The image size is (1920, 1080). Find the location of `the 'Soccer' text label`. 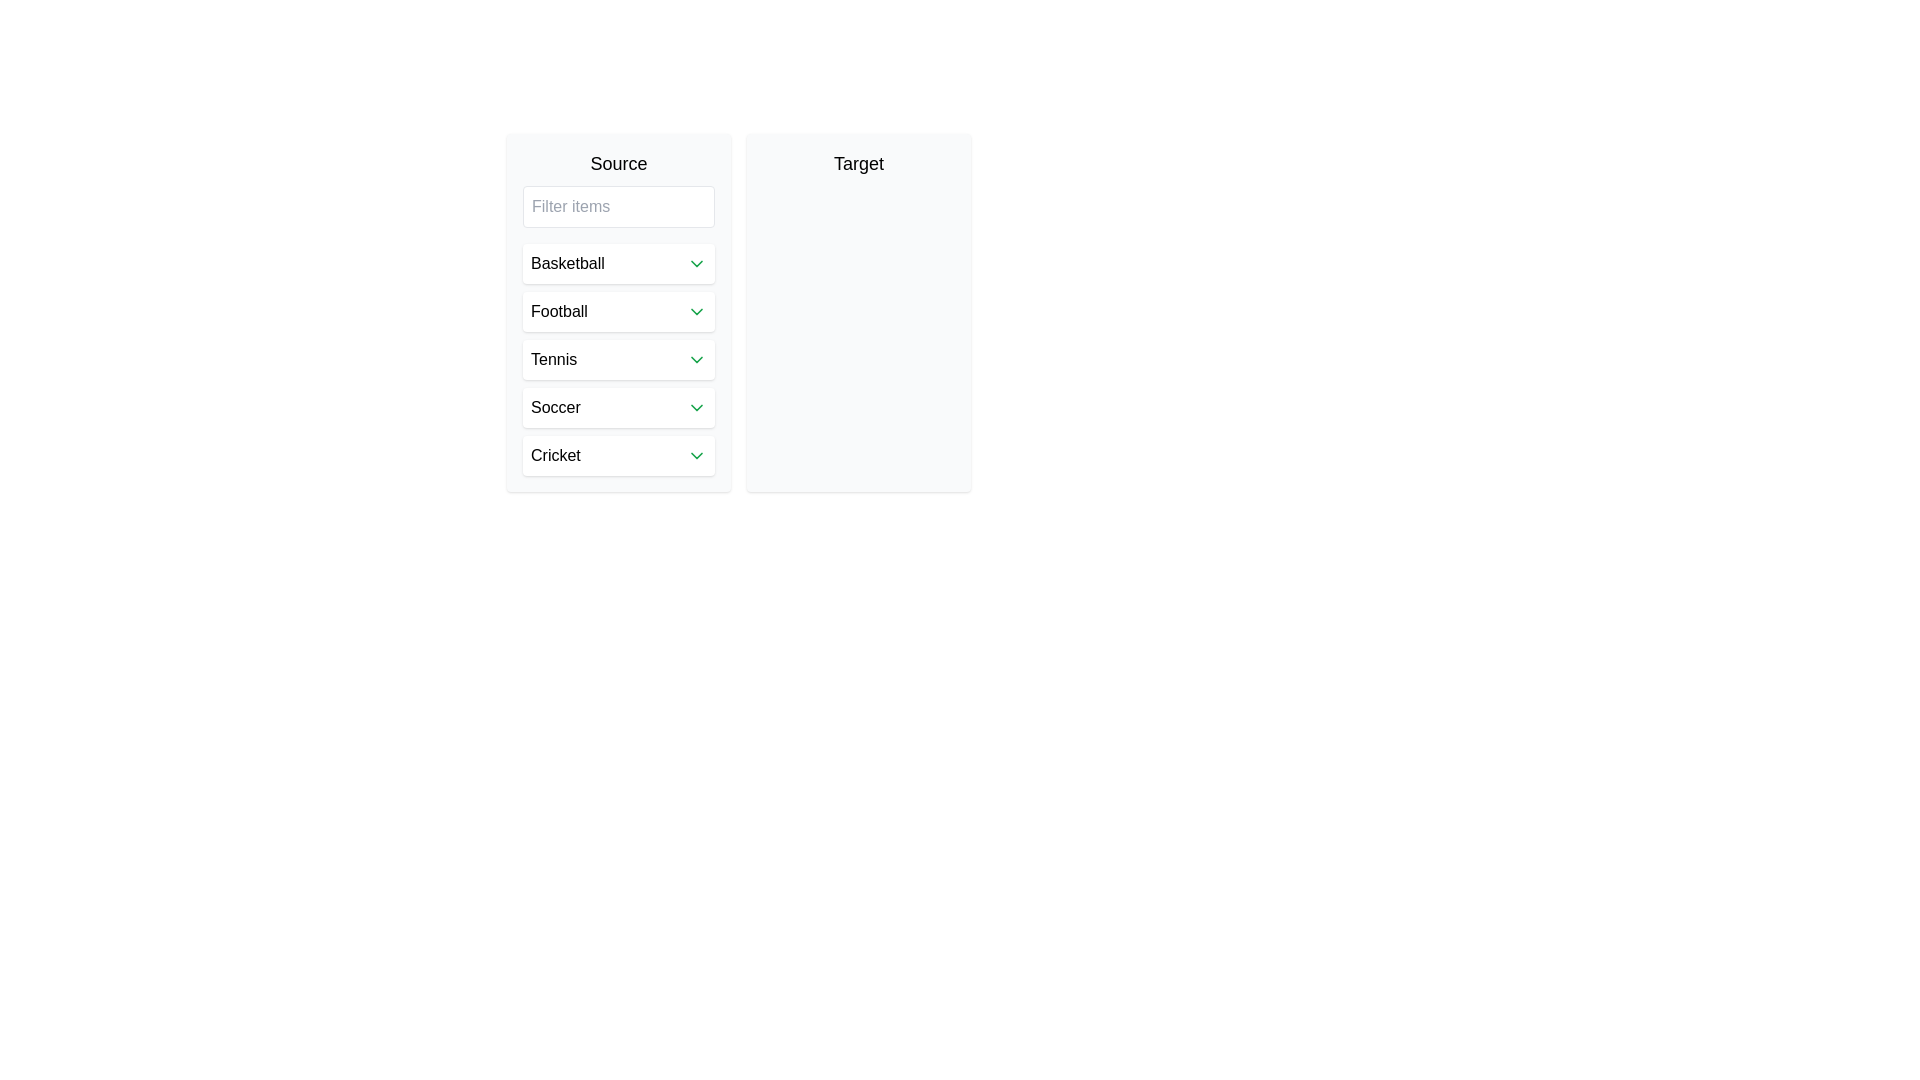

the 'Soccer' text label is located at coordinates (555, 407).